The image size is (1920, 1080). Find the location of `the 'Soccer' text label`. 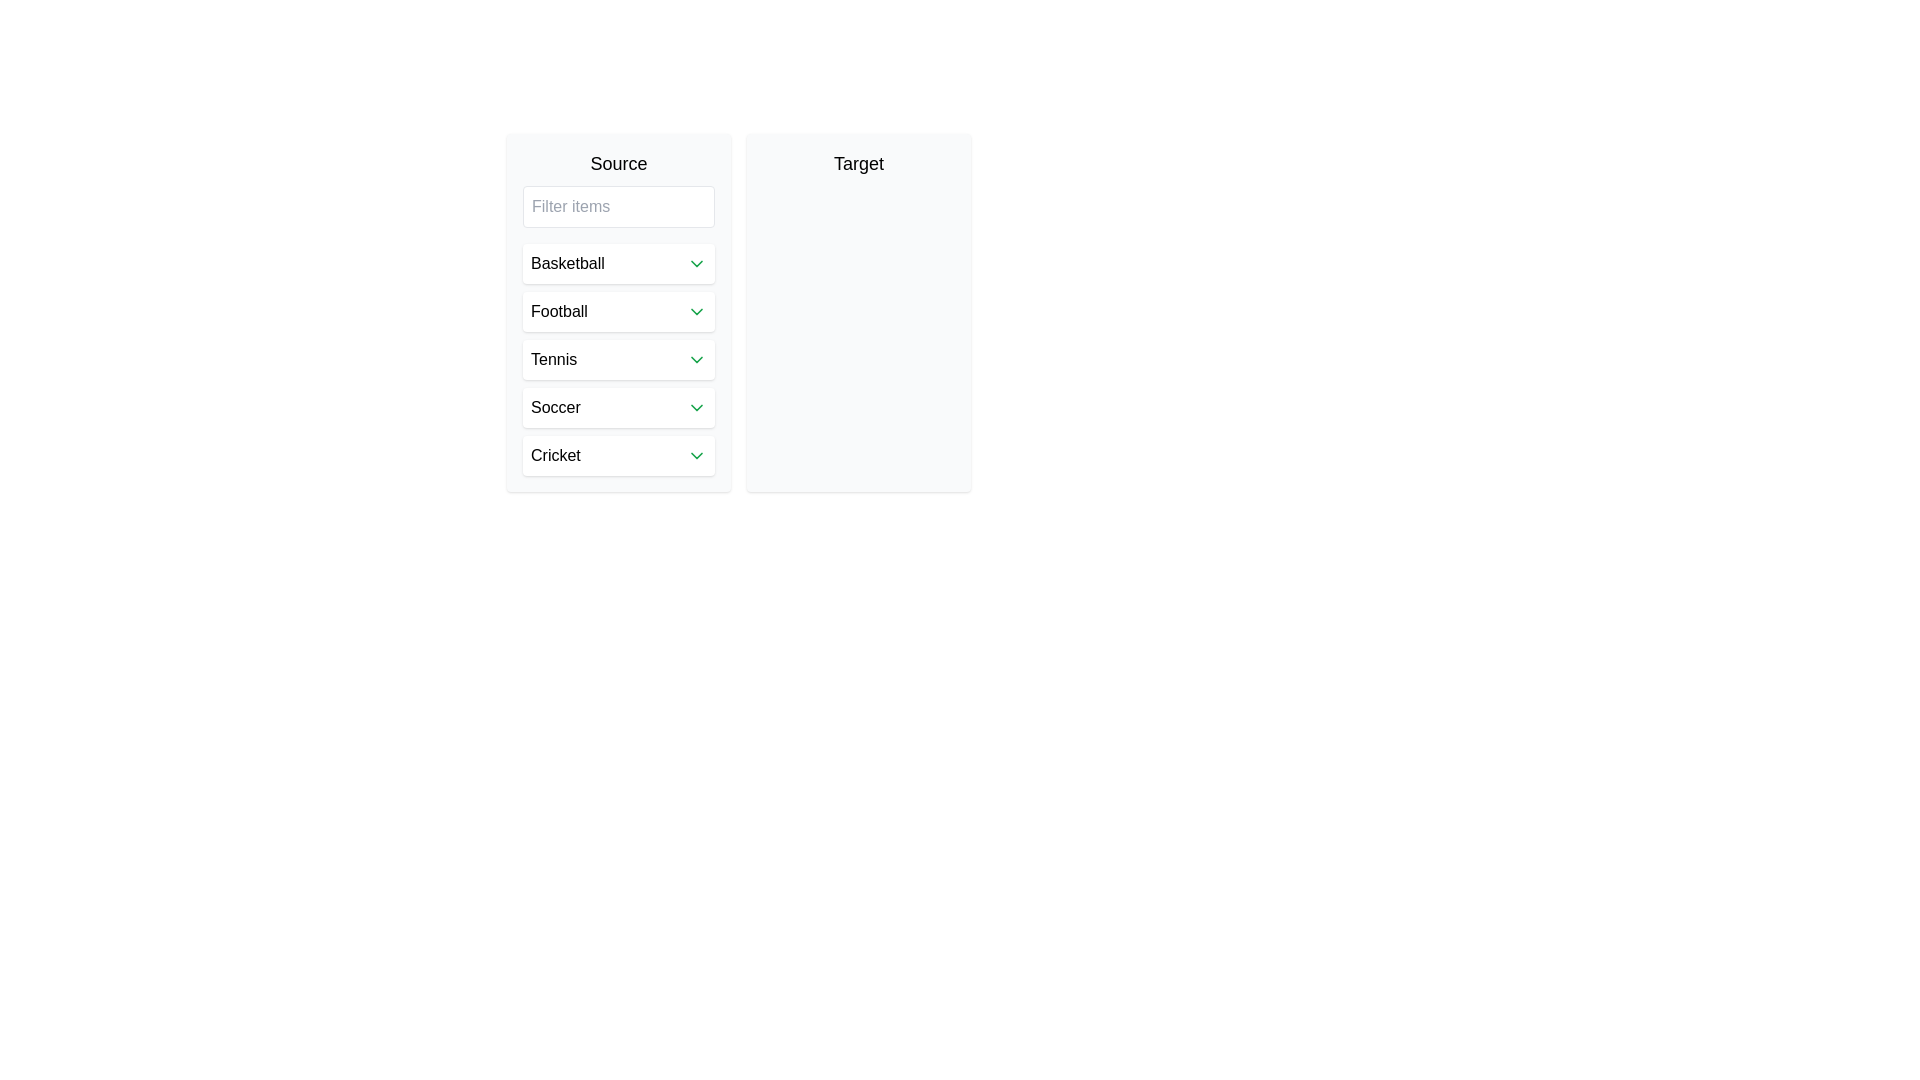

the 'Soccer' text label is located at coordinates (555, 407).